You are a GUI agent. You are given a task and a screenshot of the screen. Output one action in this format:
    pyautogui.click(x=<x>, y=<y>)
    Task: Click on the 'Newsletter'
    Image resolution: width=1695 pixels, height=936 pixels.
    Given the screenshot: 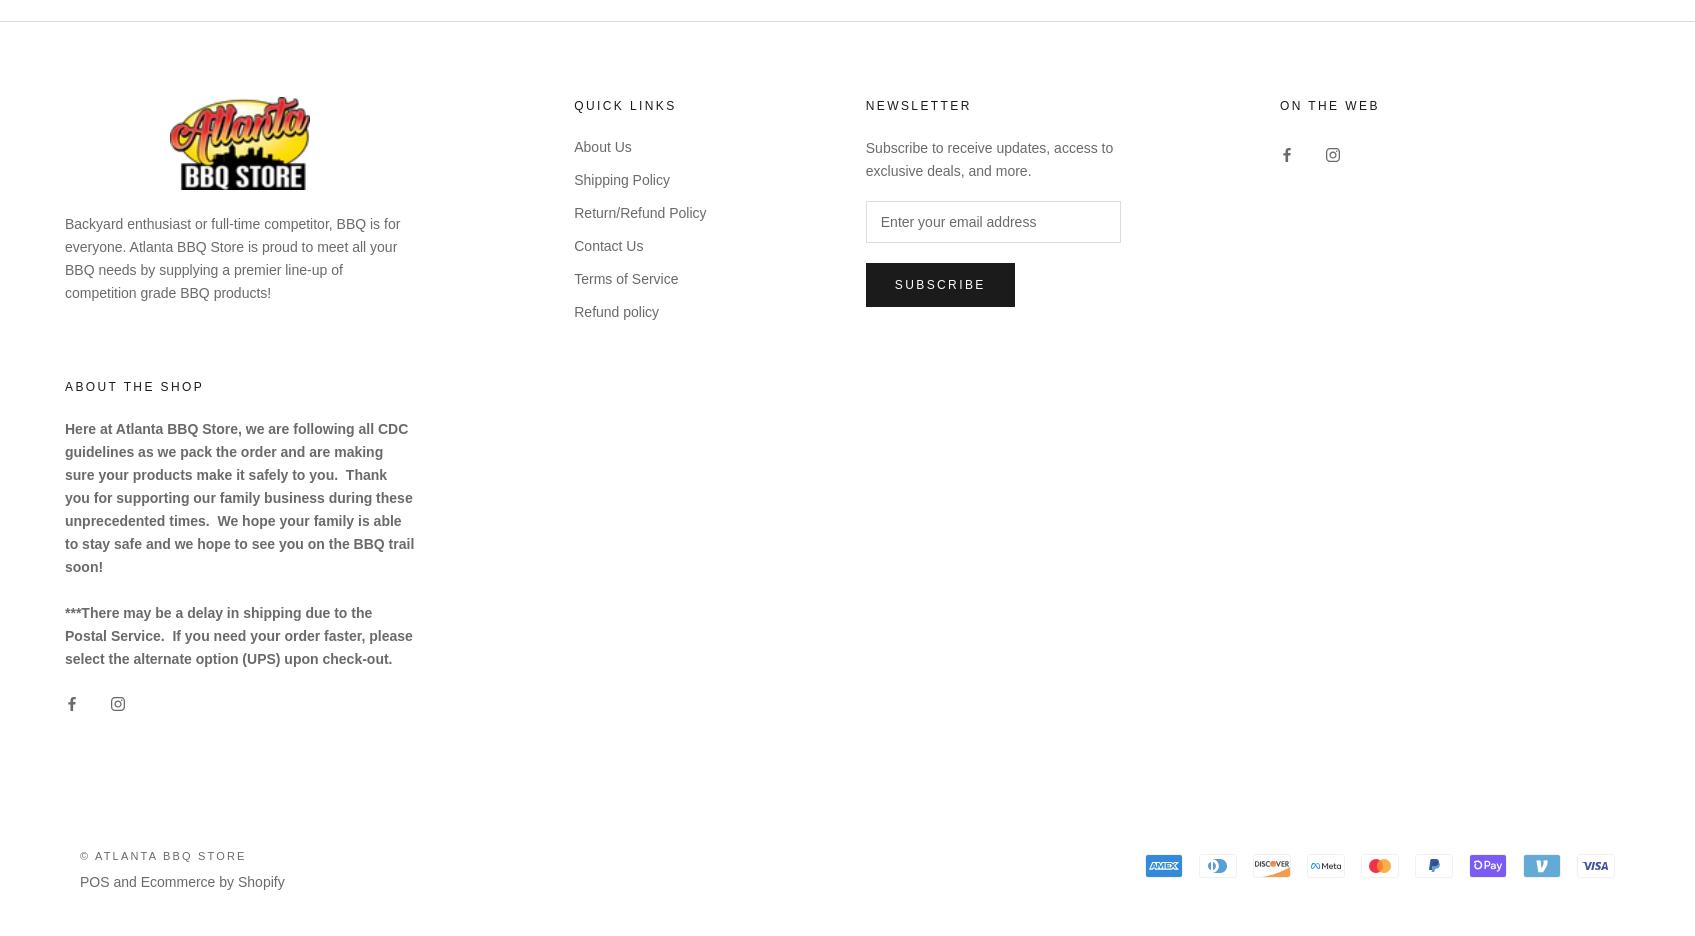 What is the action you would take?
    pyautogui.click(x=918, y=104)
    